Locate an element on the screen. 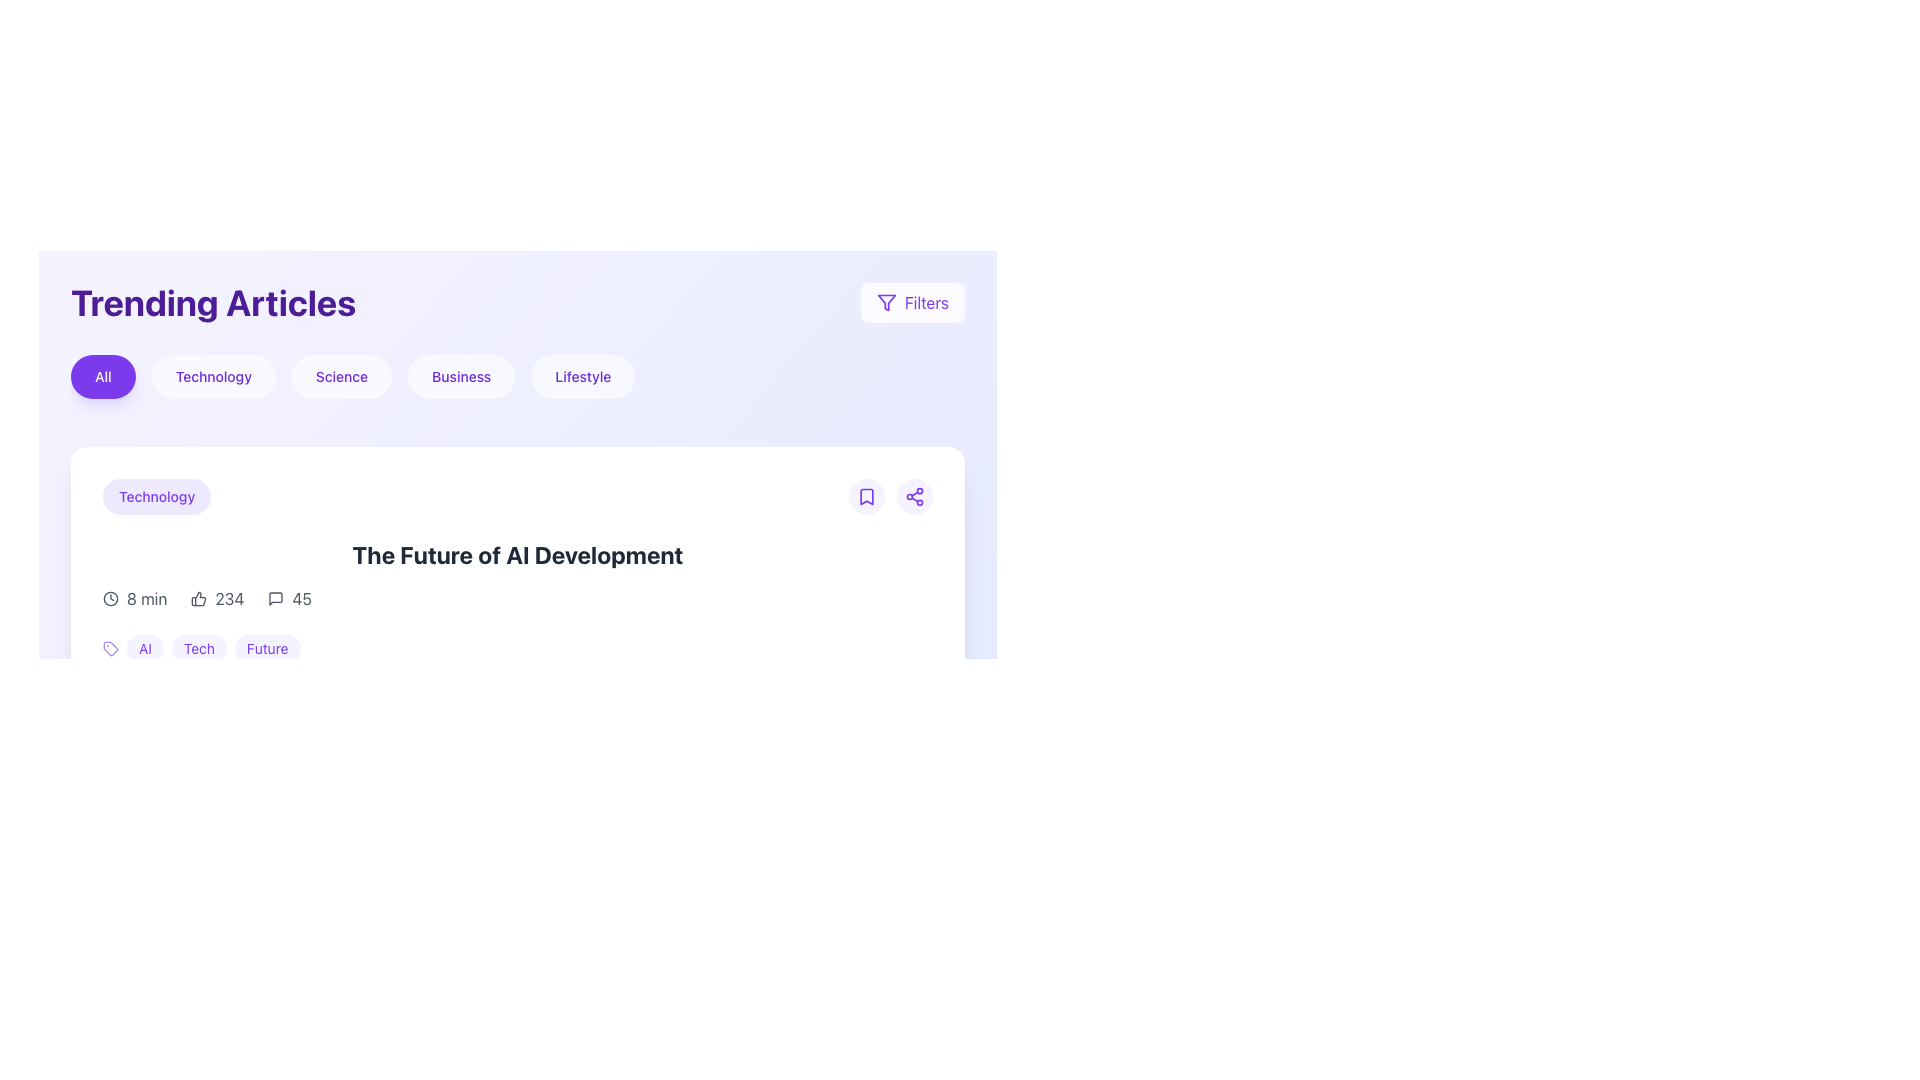 This screenshot has height=1080, width=1920. the violet bookmark icon located to the right of the article titled 'The Future of AI Development' to bookmark the associated article is located at coordinates (867, 496).